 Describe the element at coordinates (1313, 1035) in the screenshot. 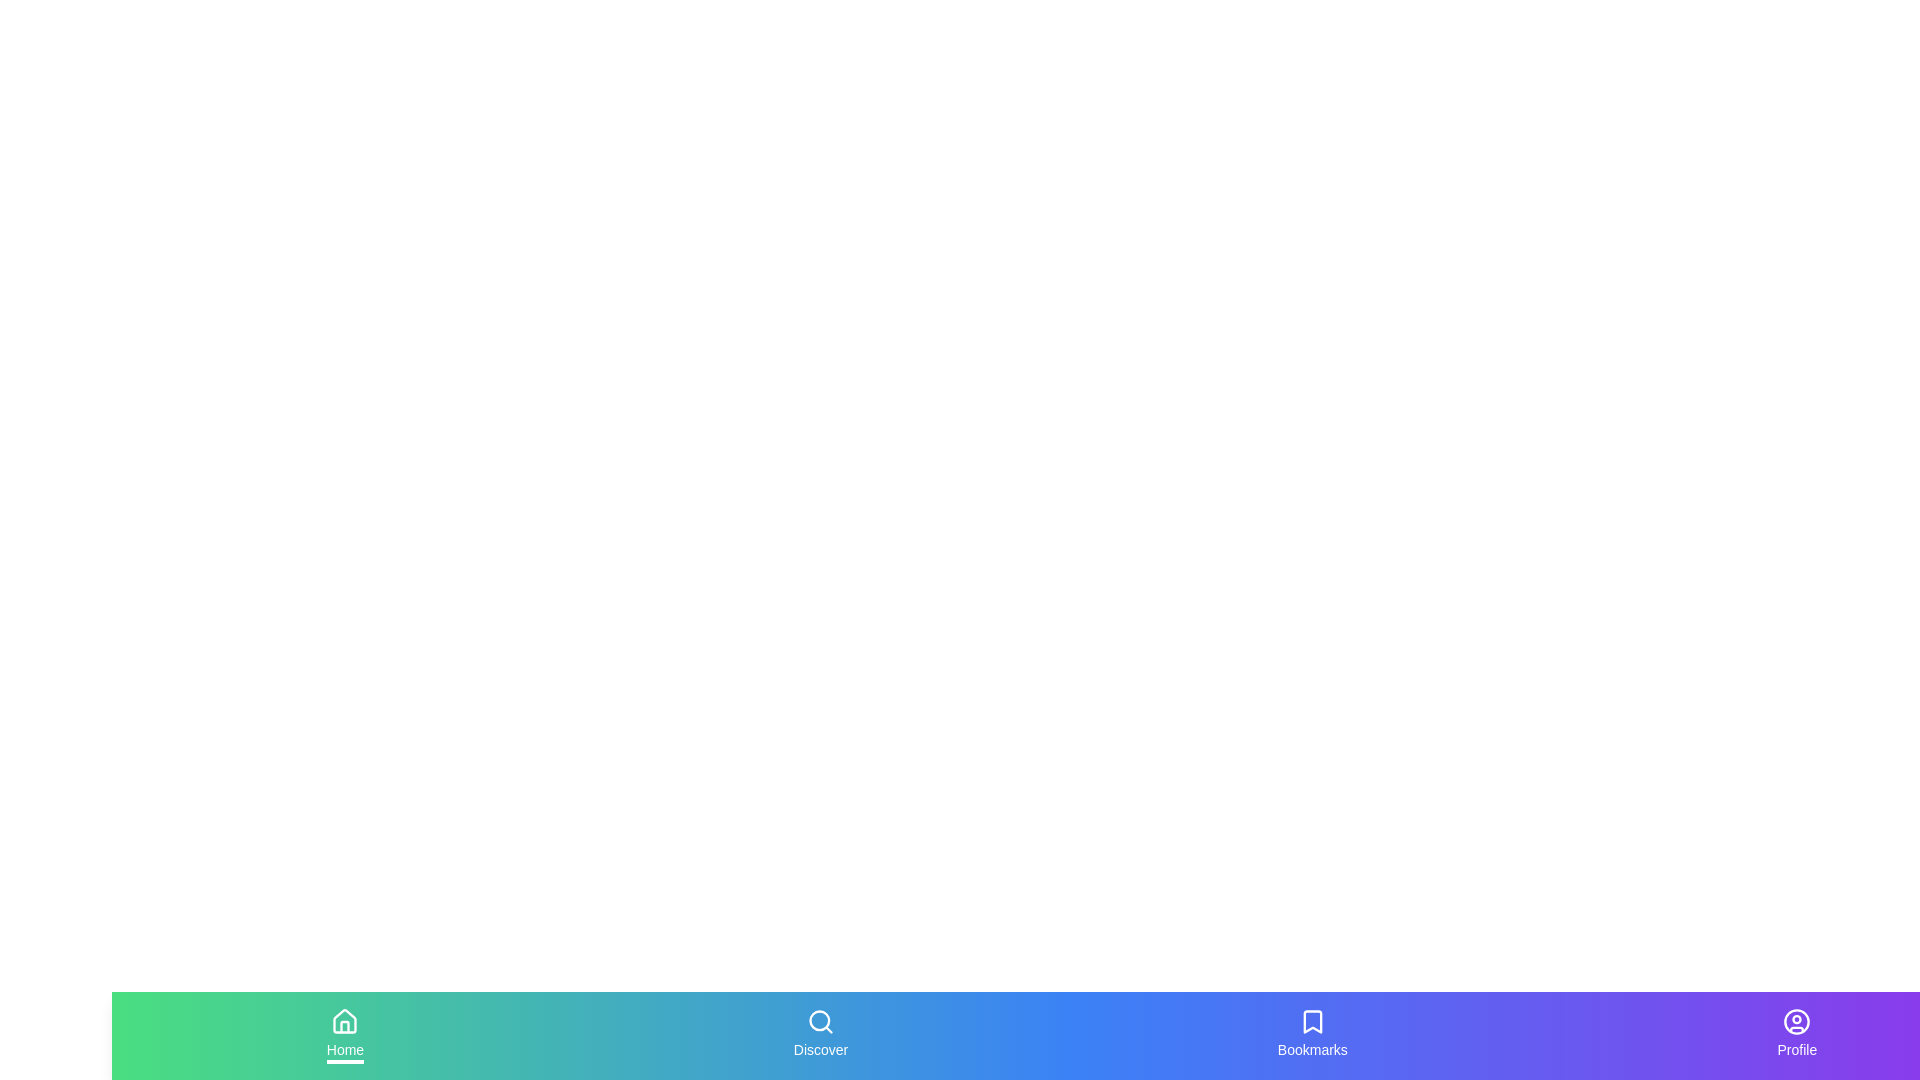

I see `the navigation tab labeled Bookmarks to observe its hover effect` at that location.